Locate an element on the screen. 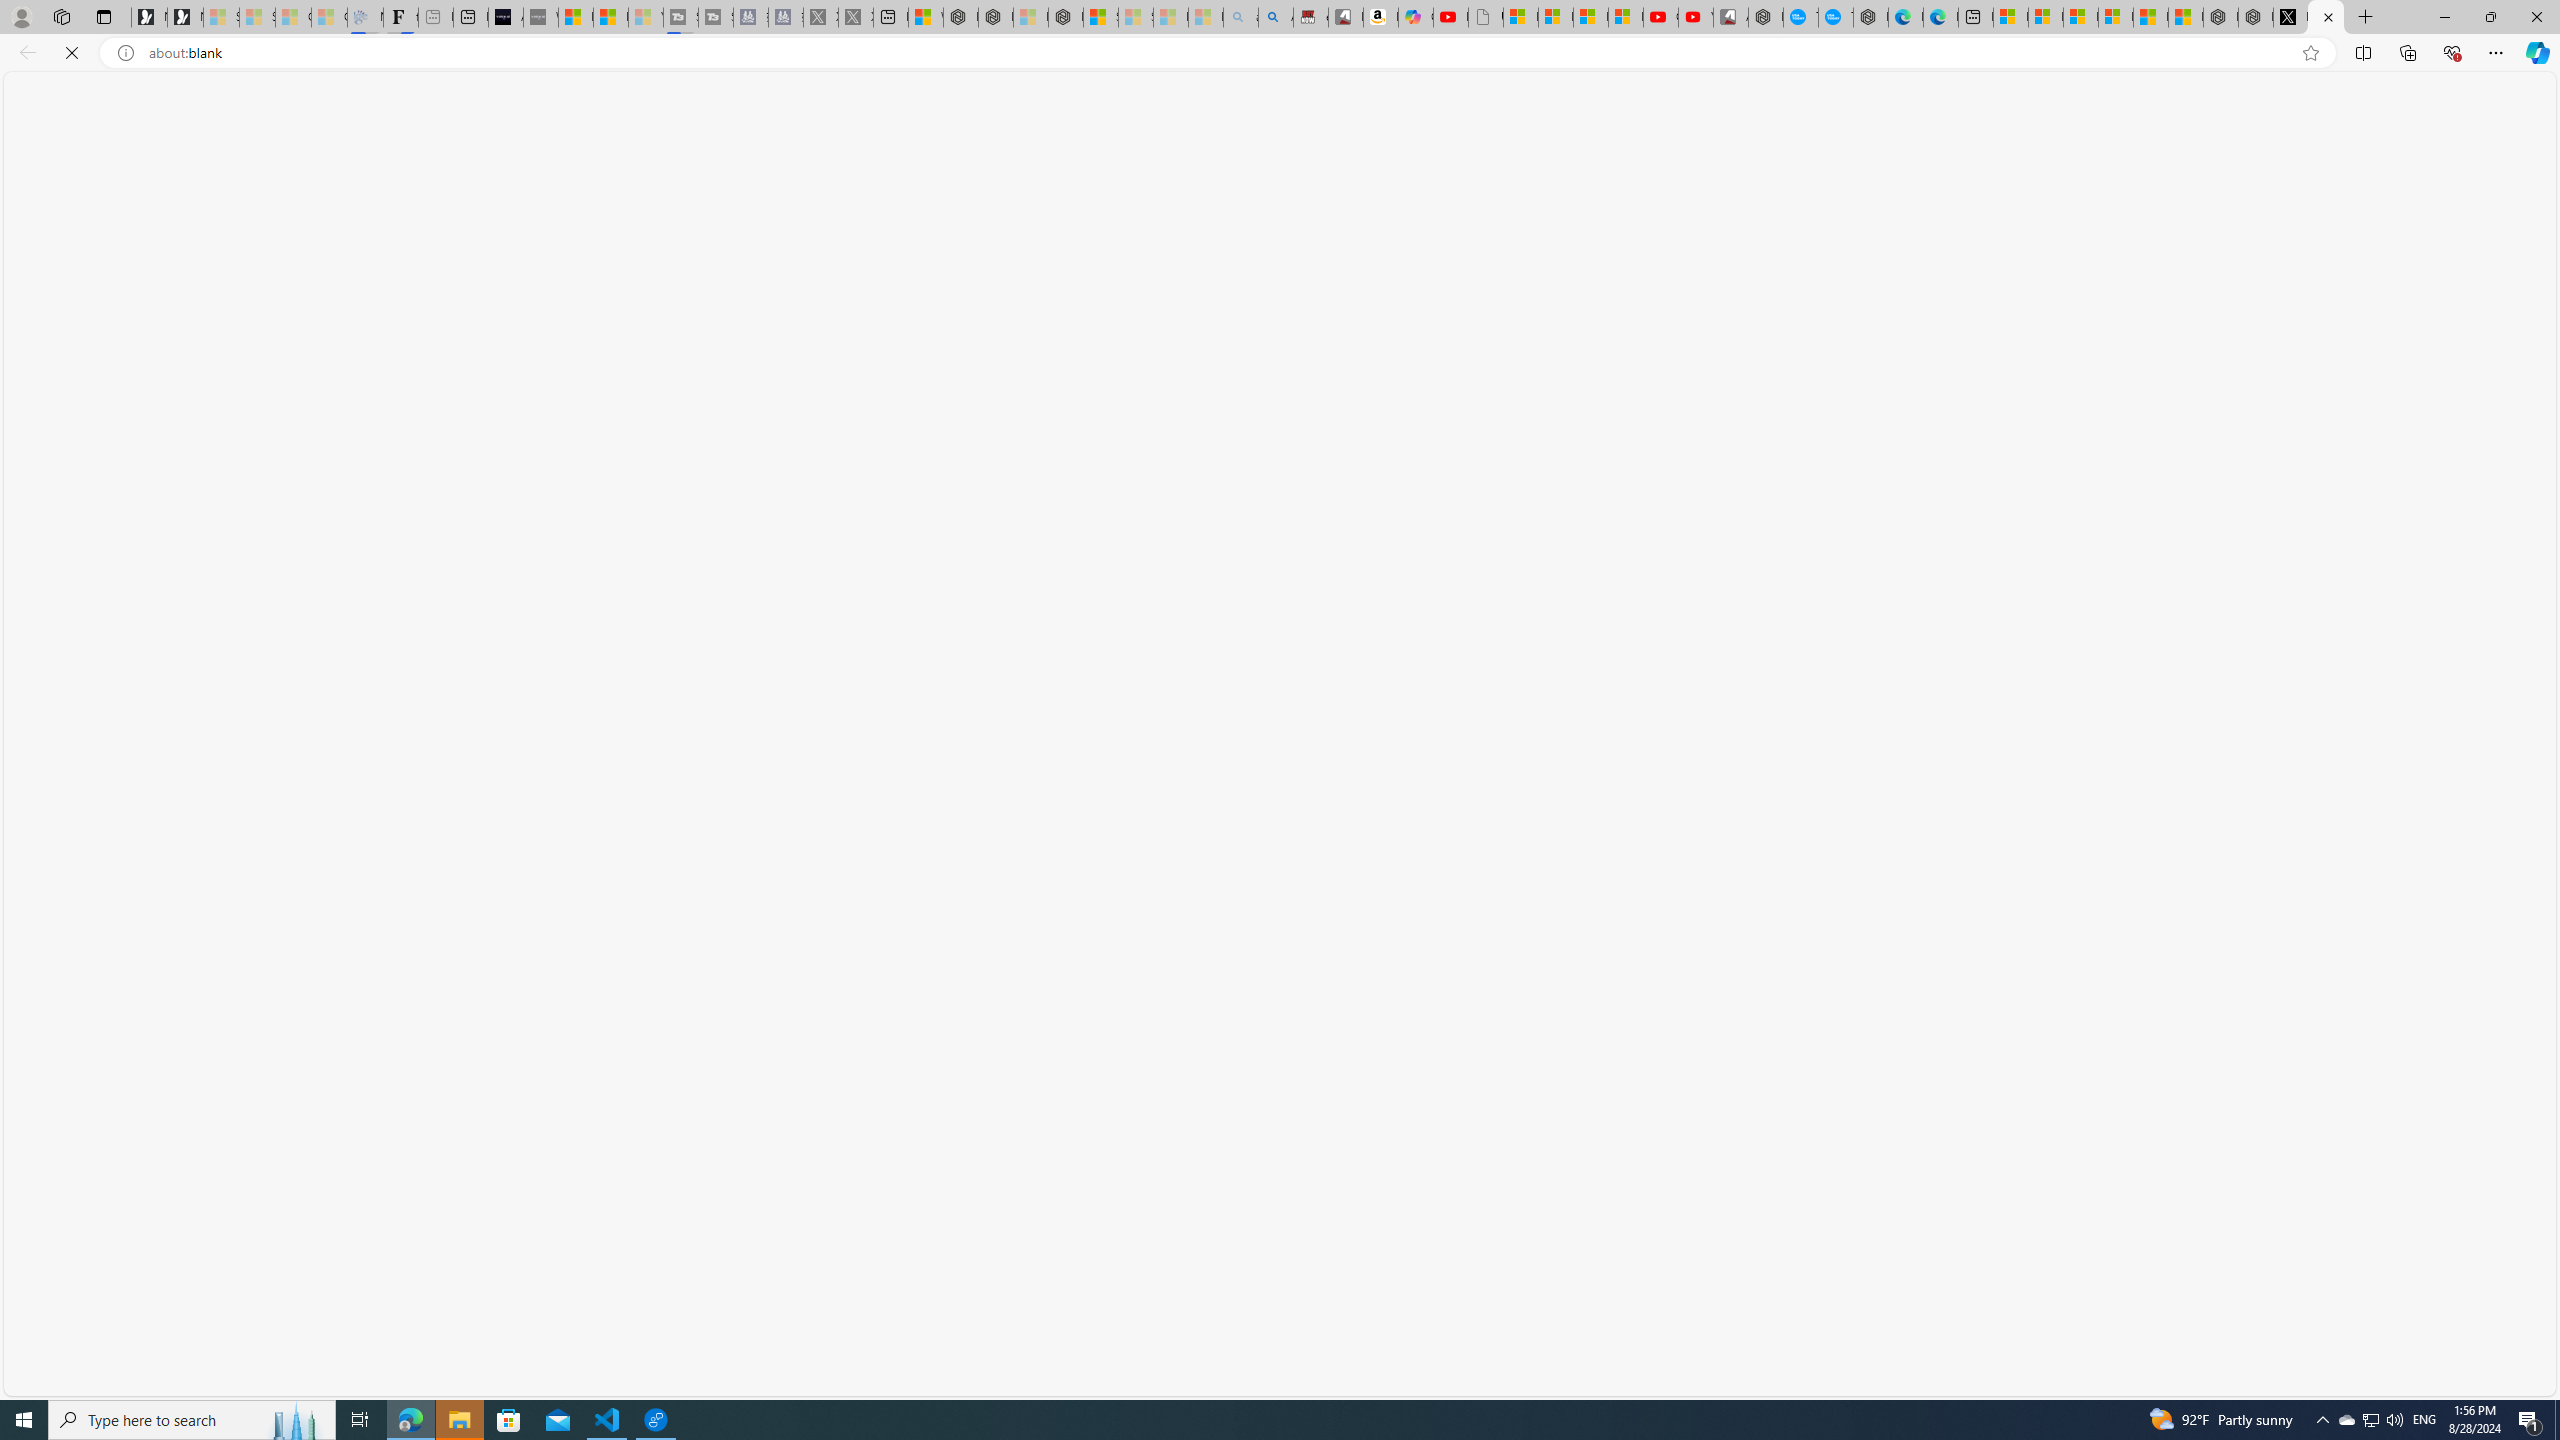 This screenshot has width=2560, height=1440. 'The most popular Google ' is located at coordinates (1834, 16).